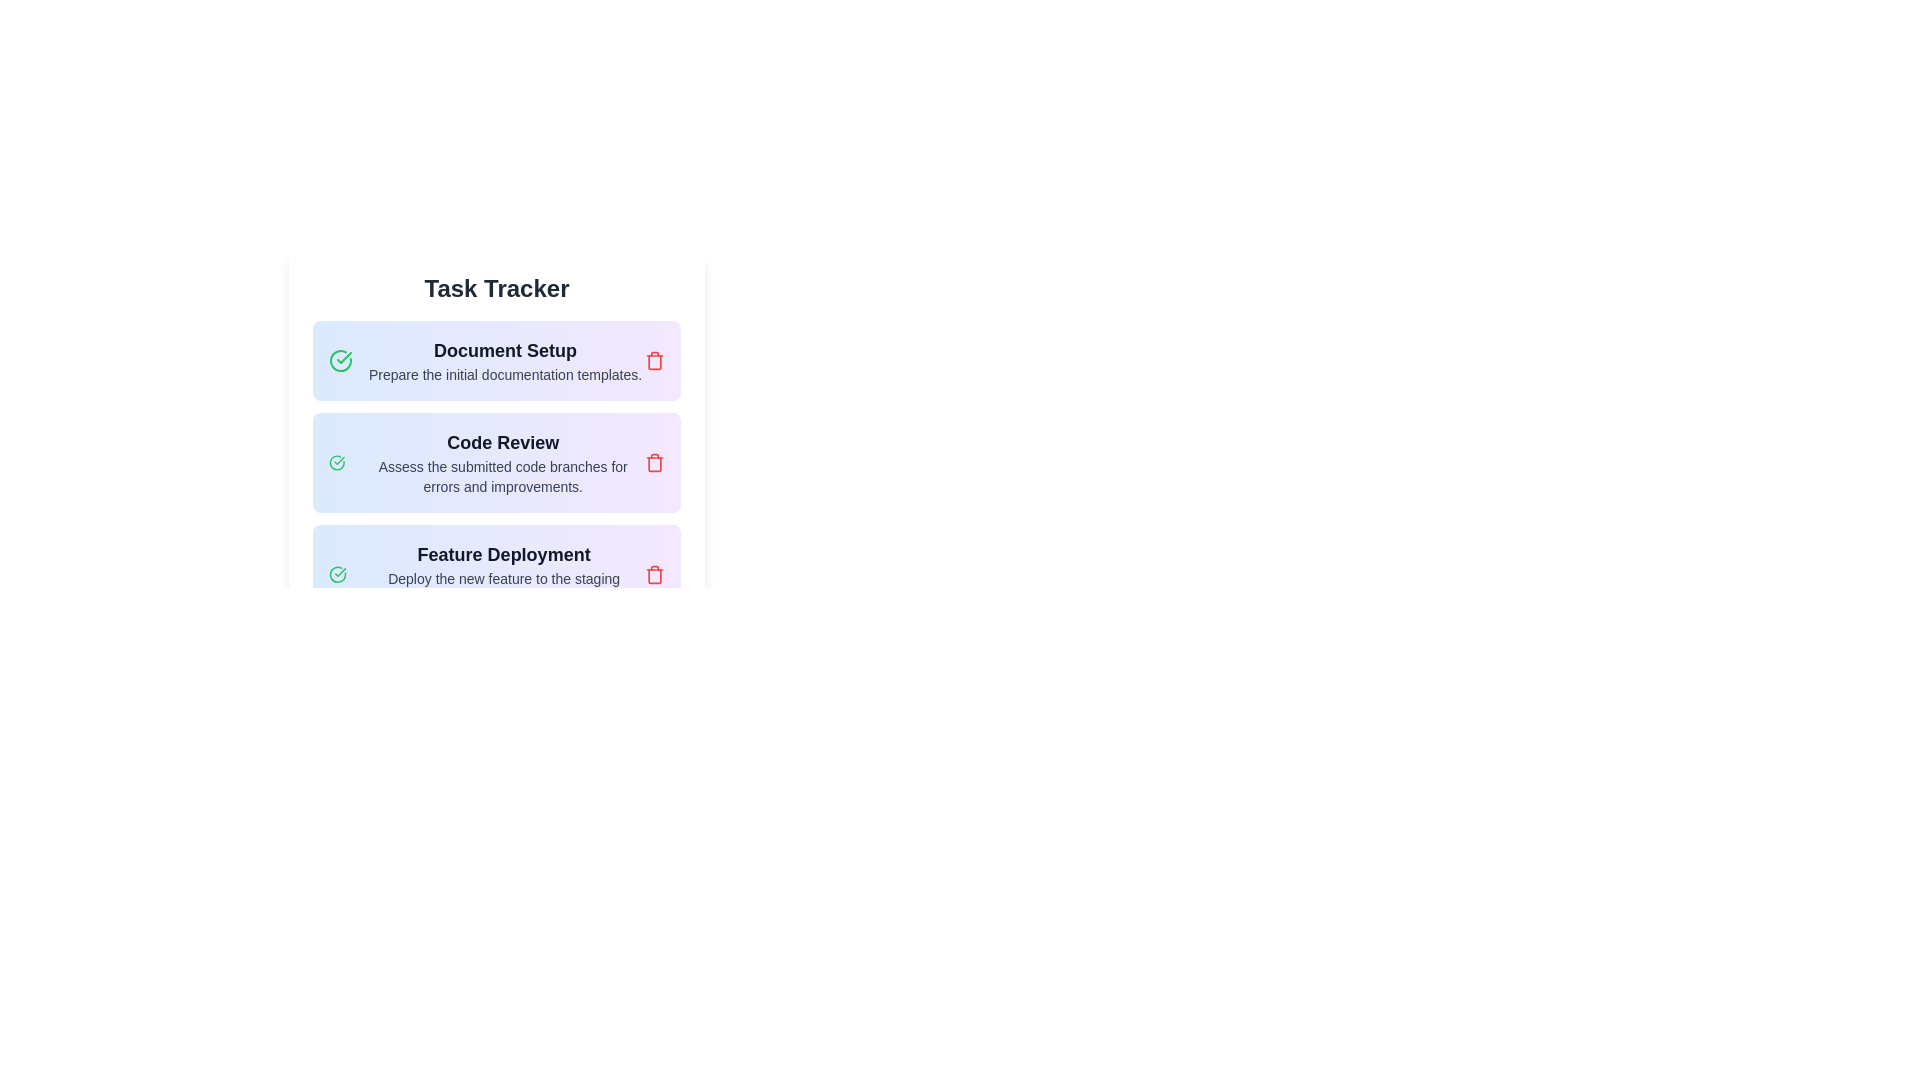  Describe the element at coordinates (338, 574) in the screenshot. I see `the circular green icon with a checkmark at the beginning of the 'Feature Deployment' row in the Task Tracker` at that location.